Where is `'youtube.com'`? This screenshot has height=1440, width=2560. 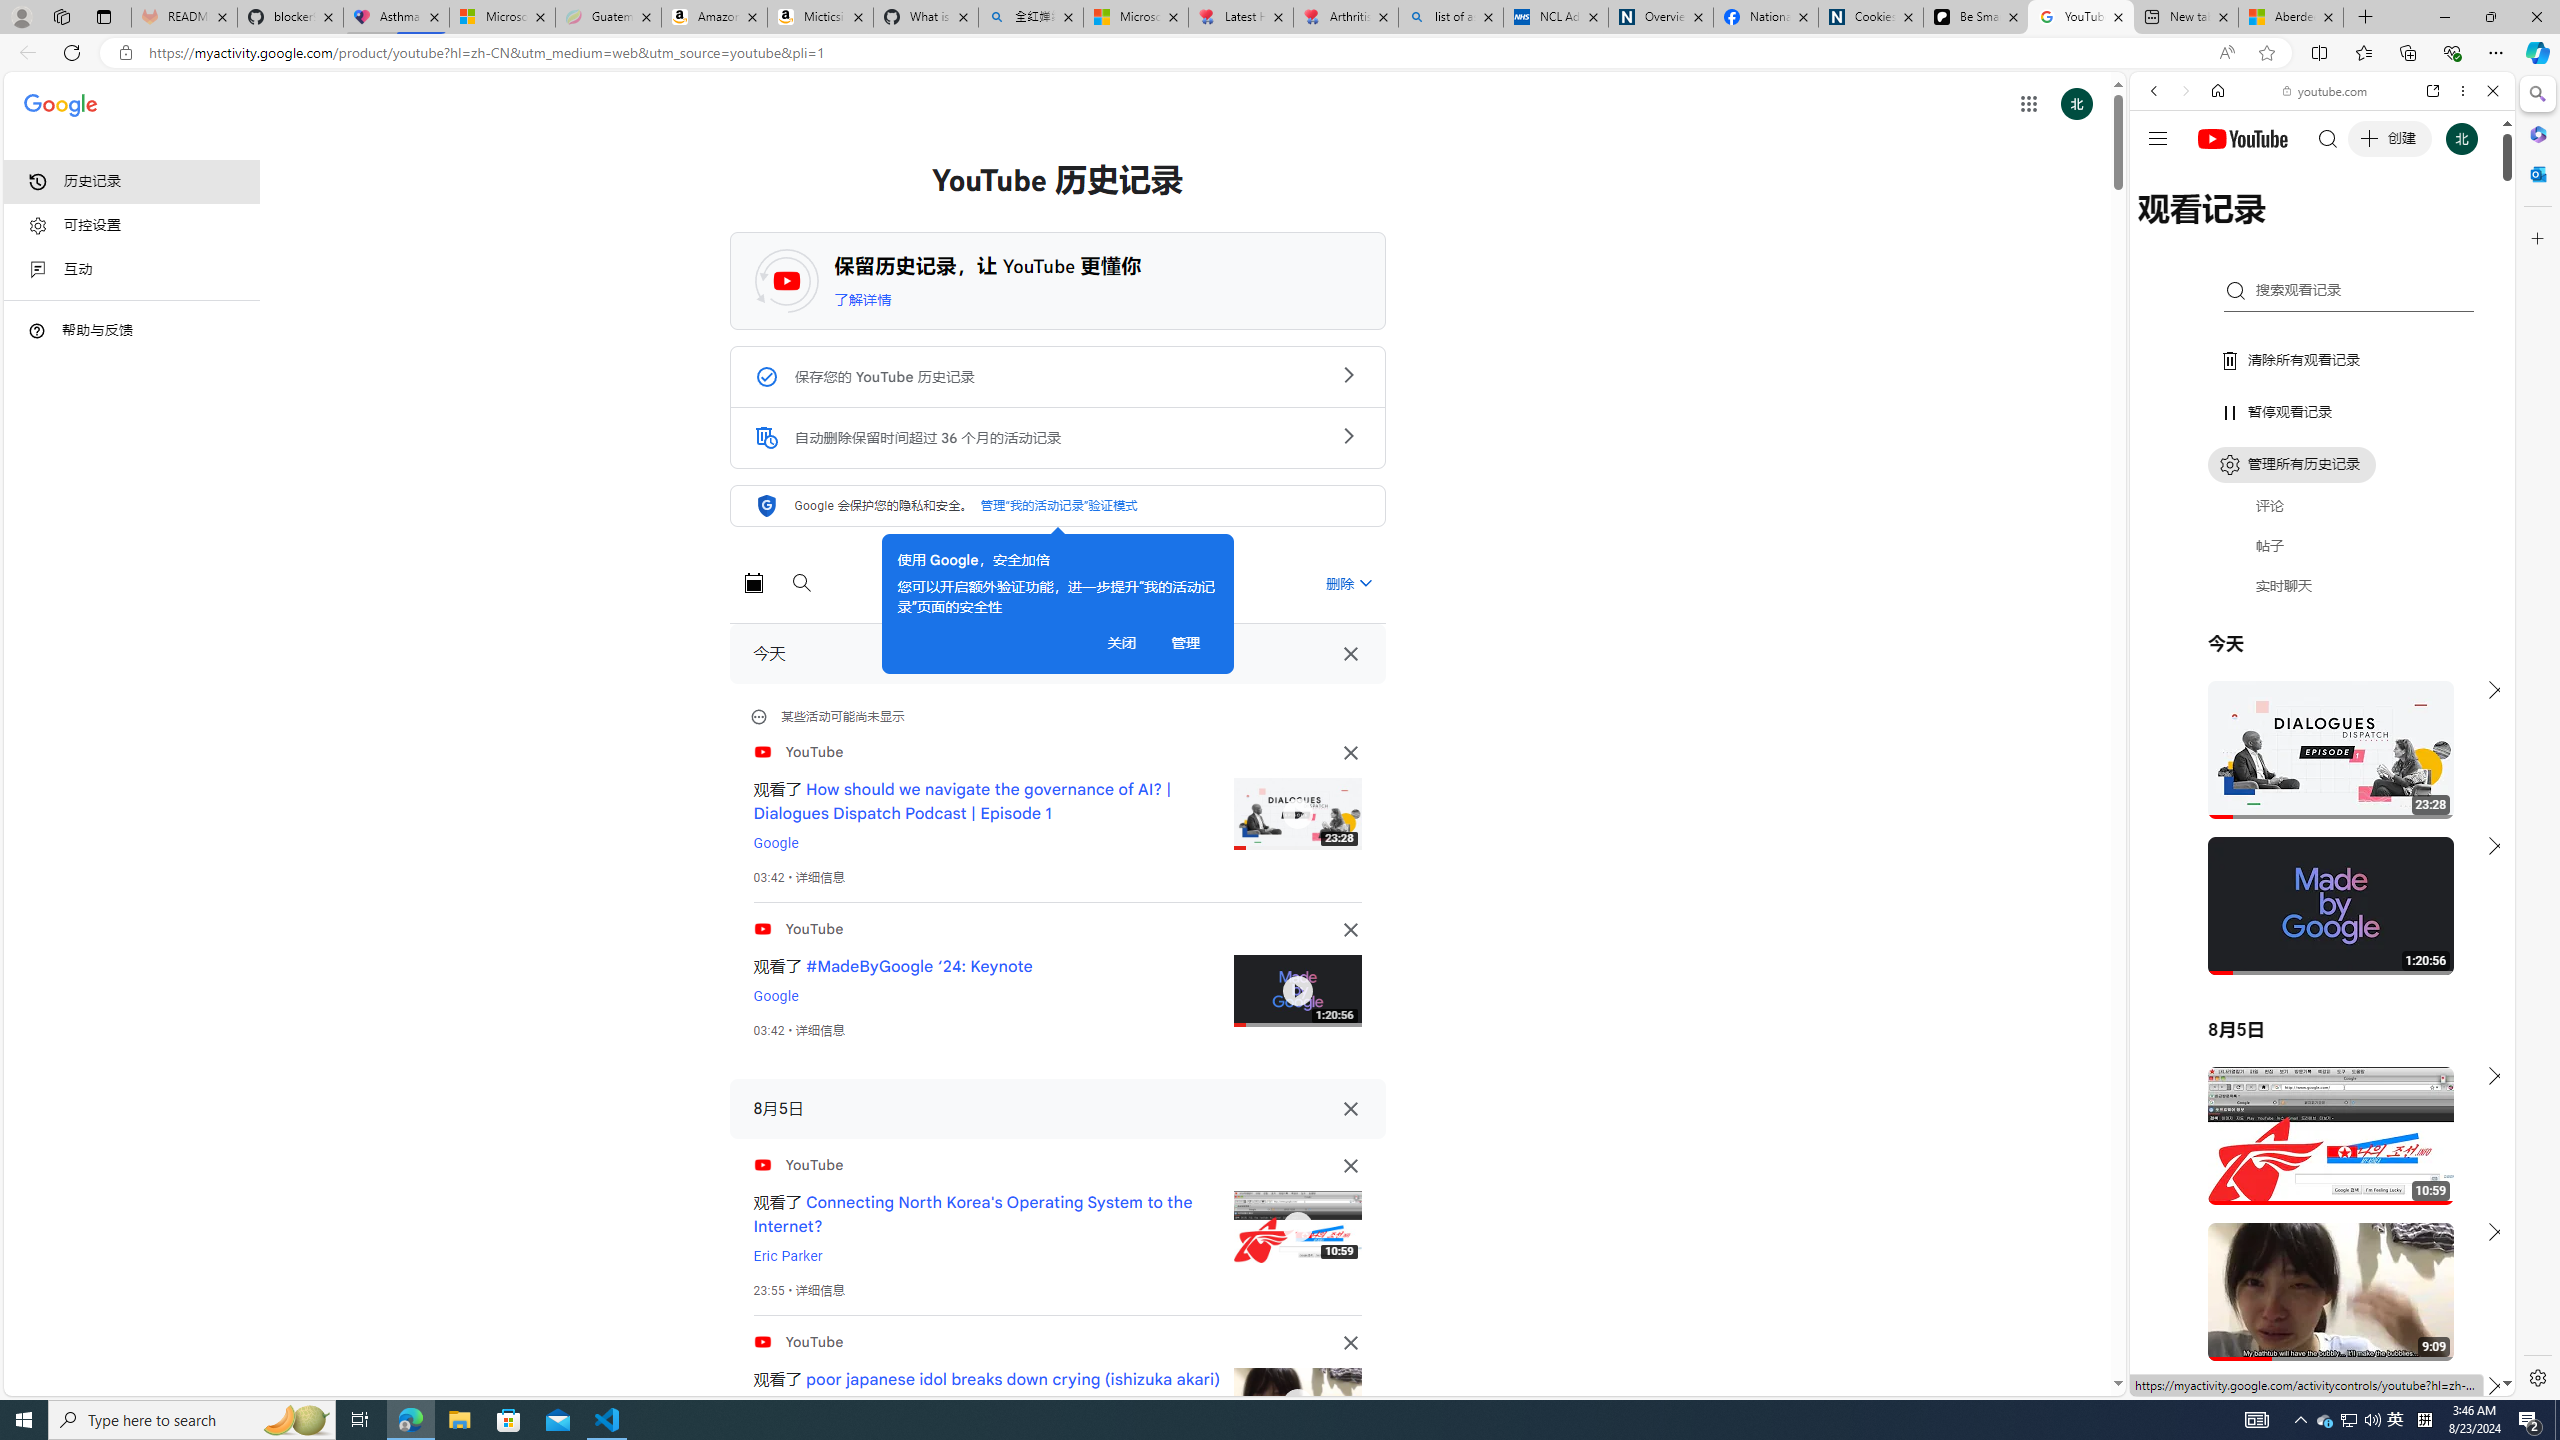
'youtube.com' is located at coordinates (2324, 91).